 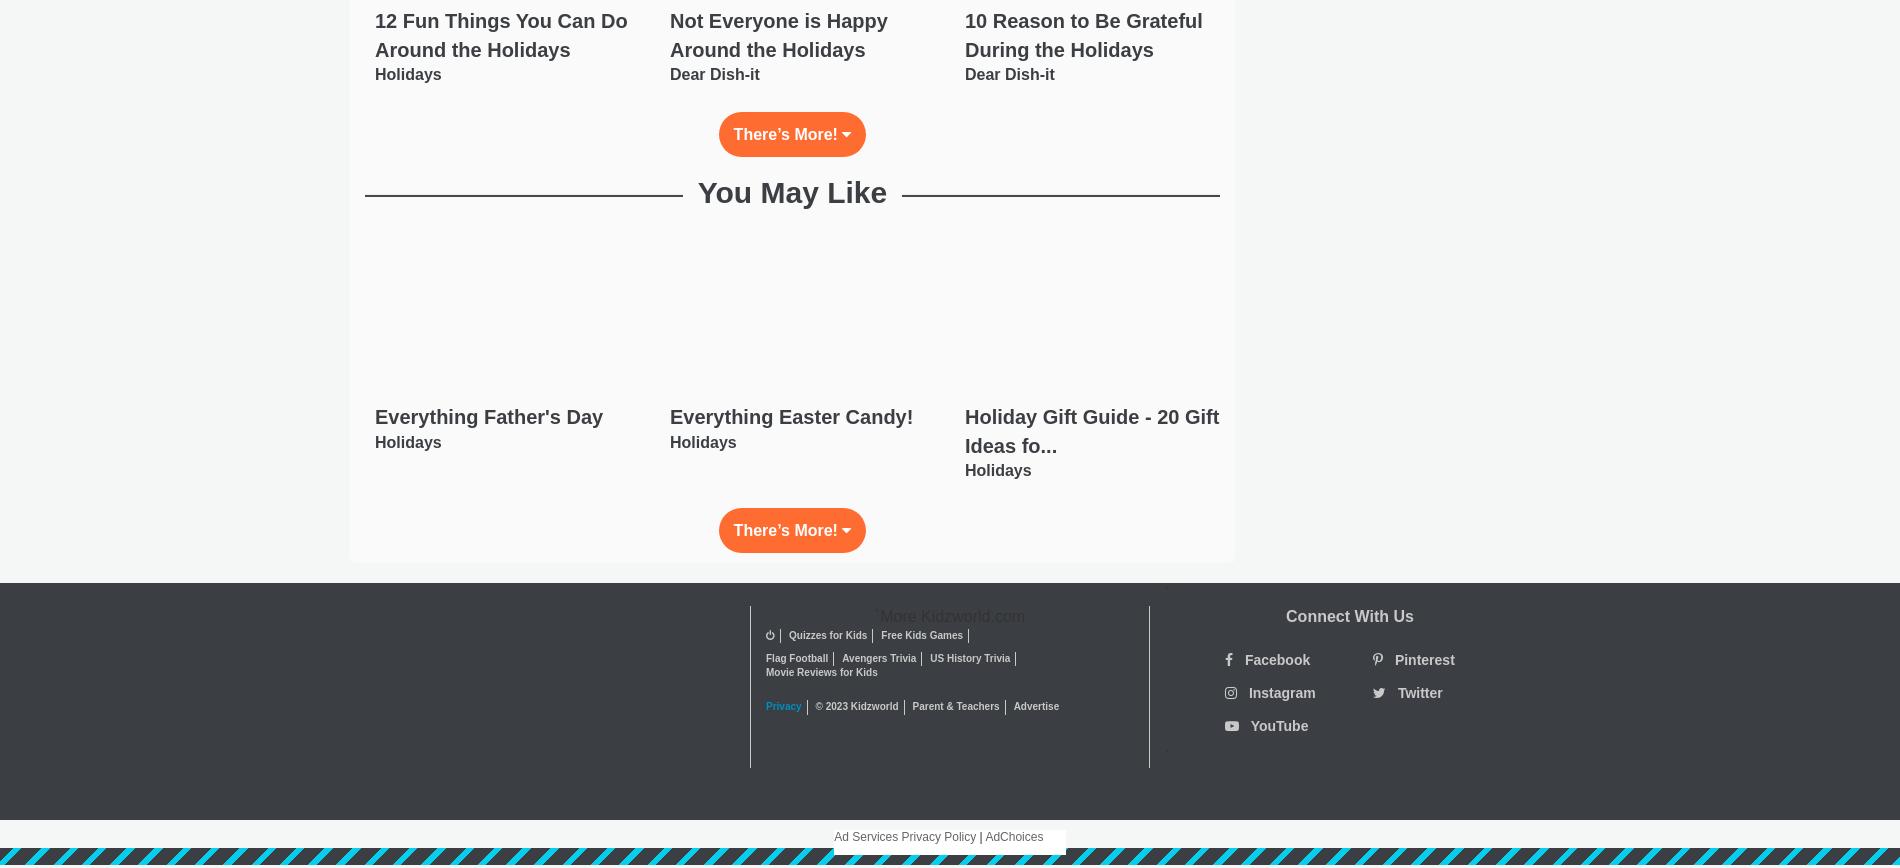 What do you see at coordinates (790, 192) in the screenshot?
I see `'You May Like'` at bounding box center [790, 192].